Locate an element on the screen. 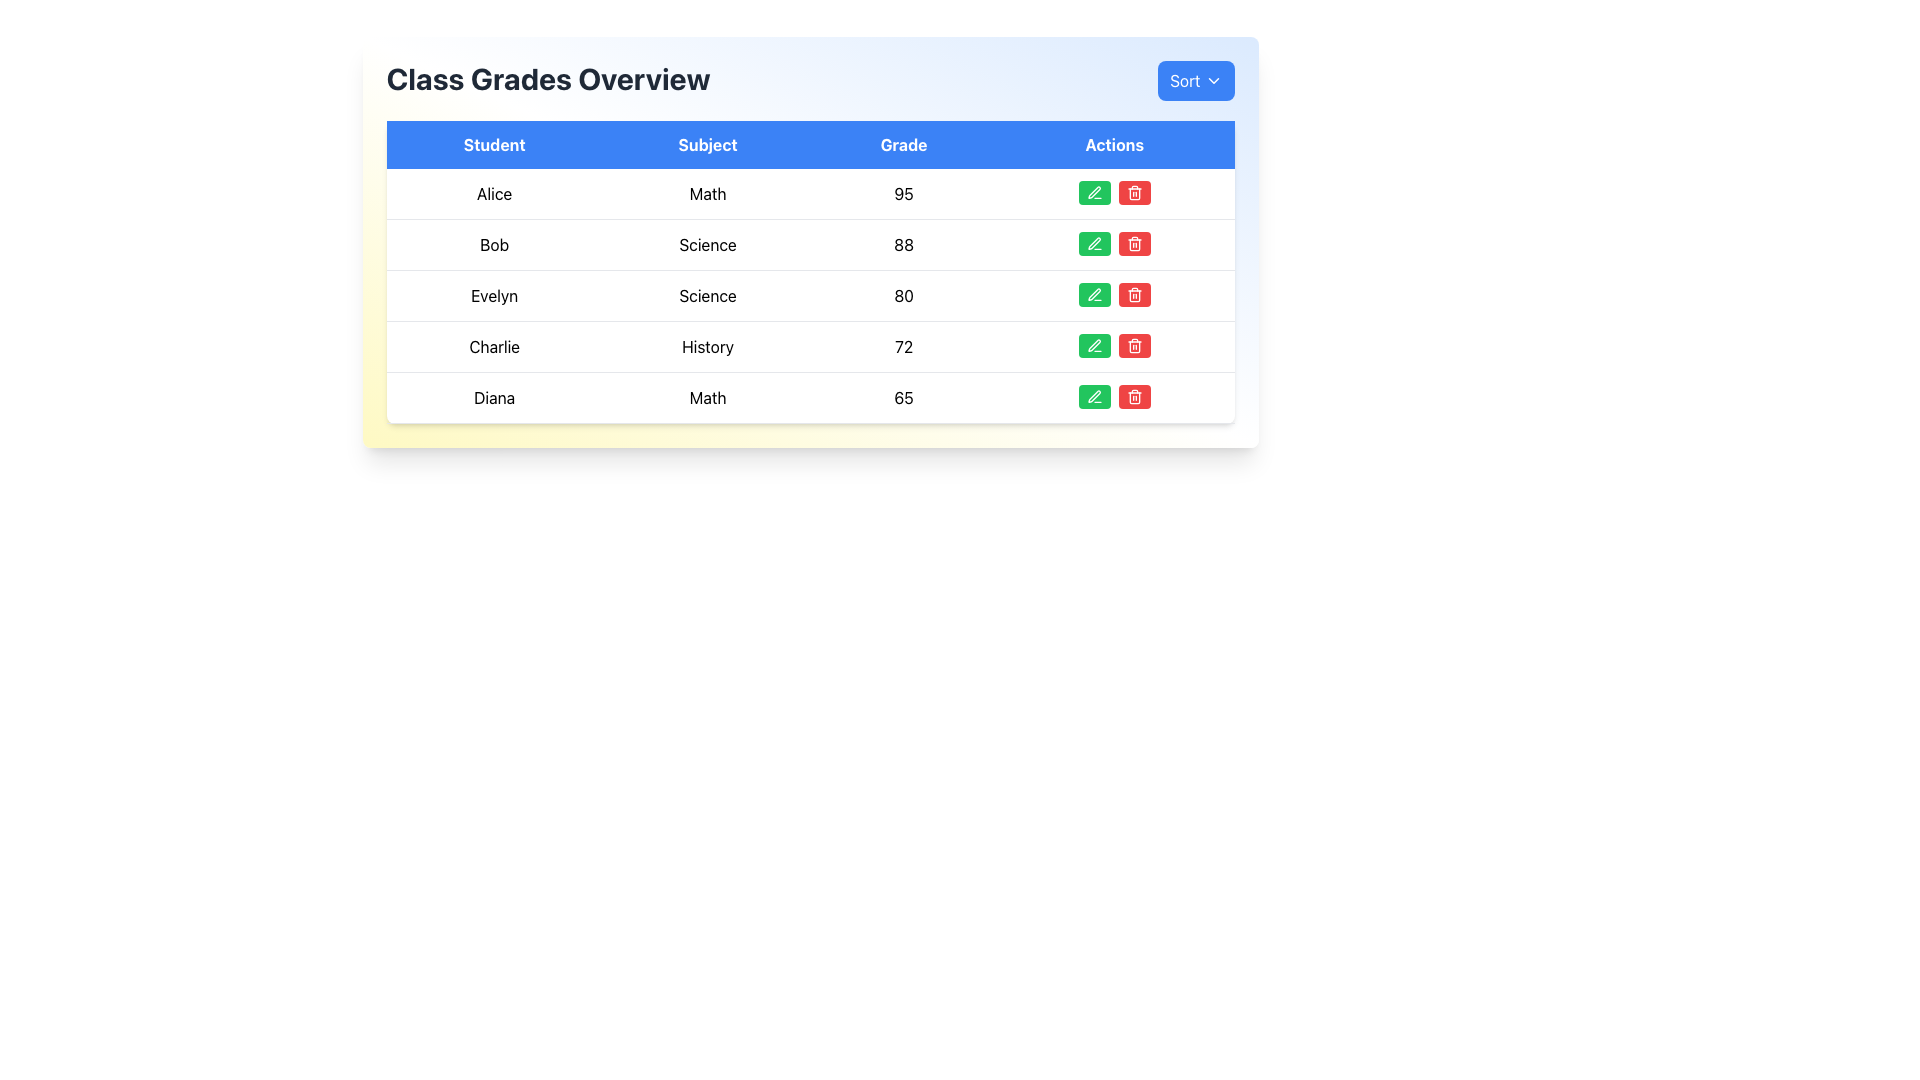  the red delete button with a trash can icon located in the last row of the 'Class Grades Overview' table is located at coordinates (1134, 397).